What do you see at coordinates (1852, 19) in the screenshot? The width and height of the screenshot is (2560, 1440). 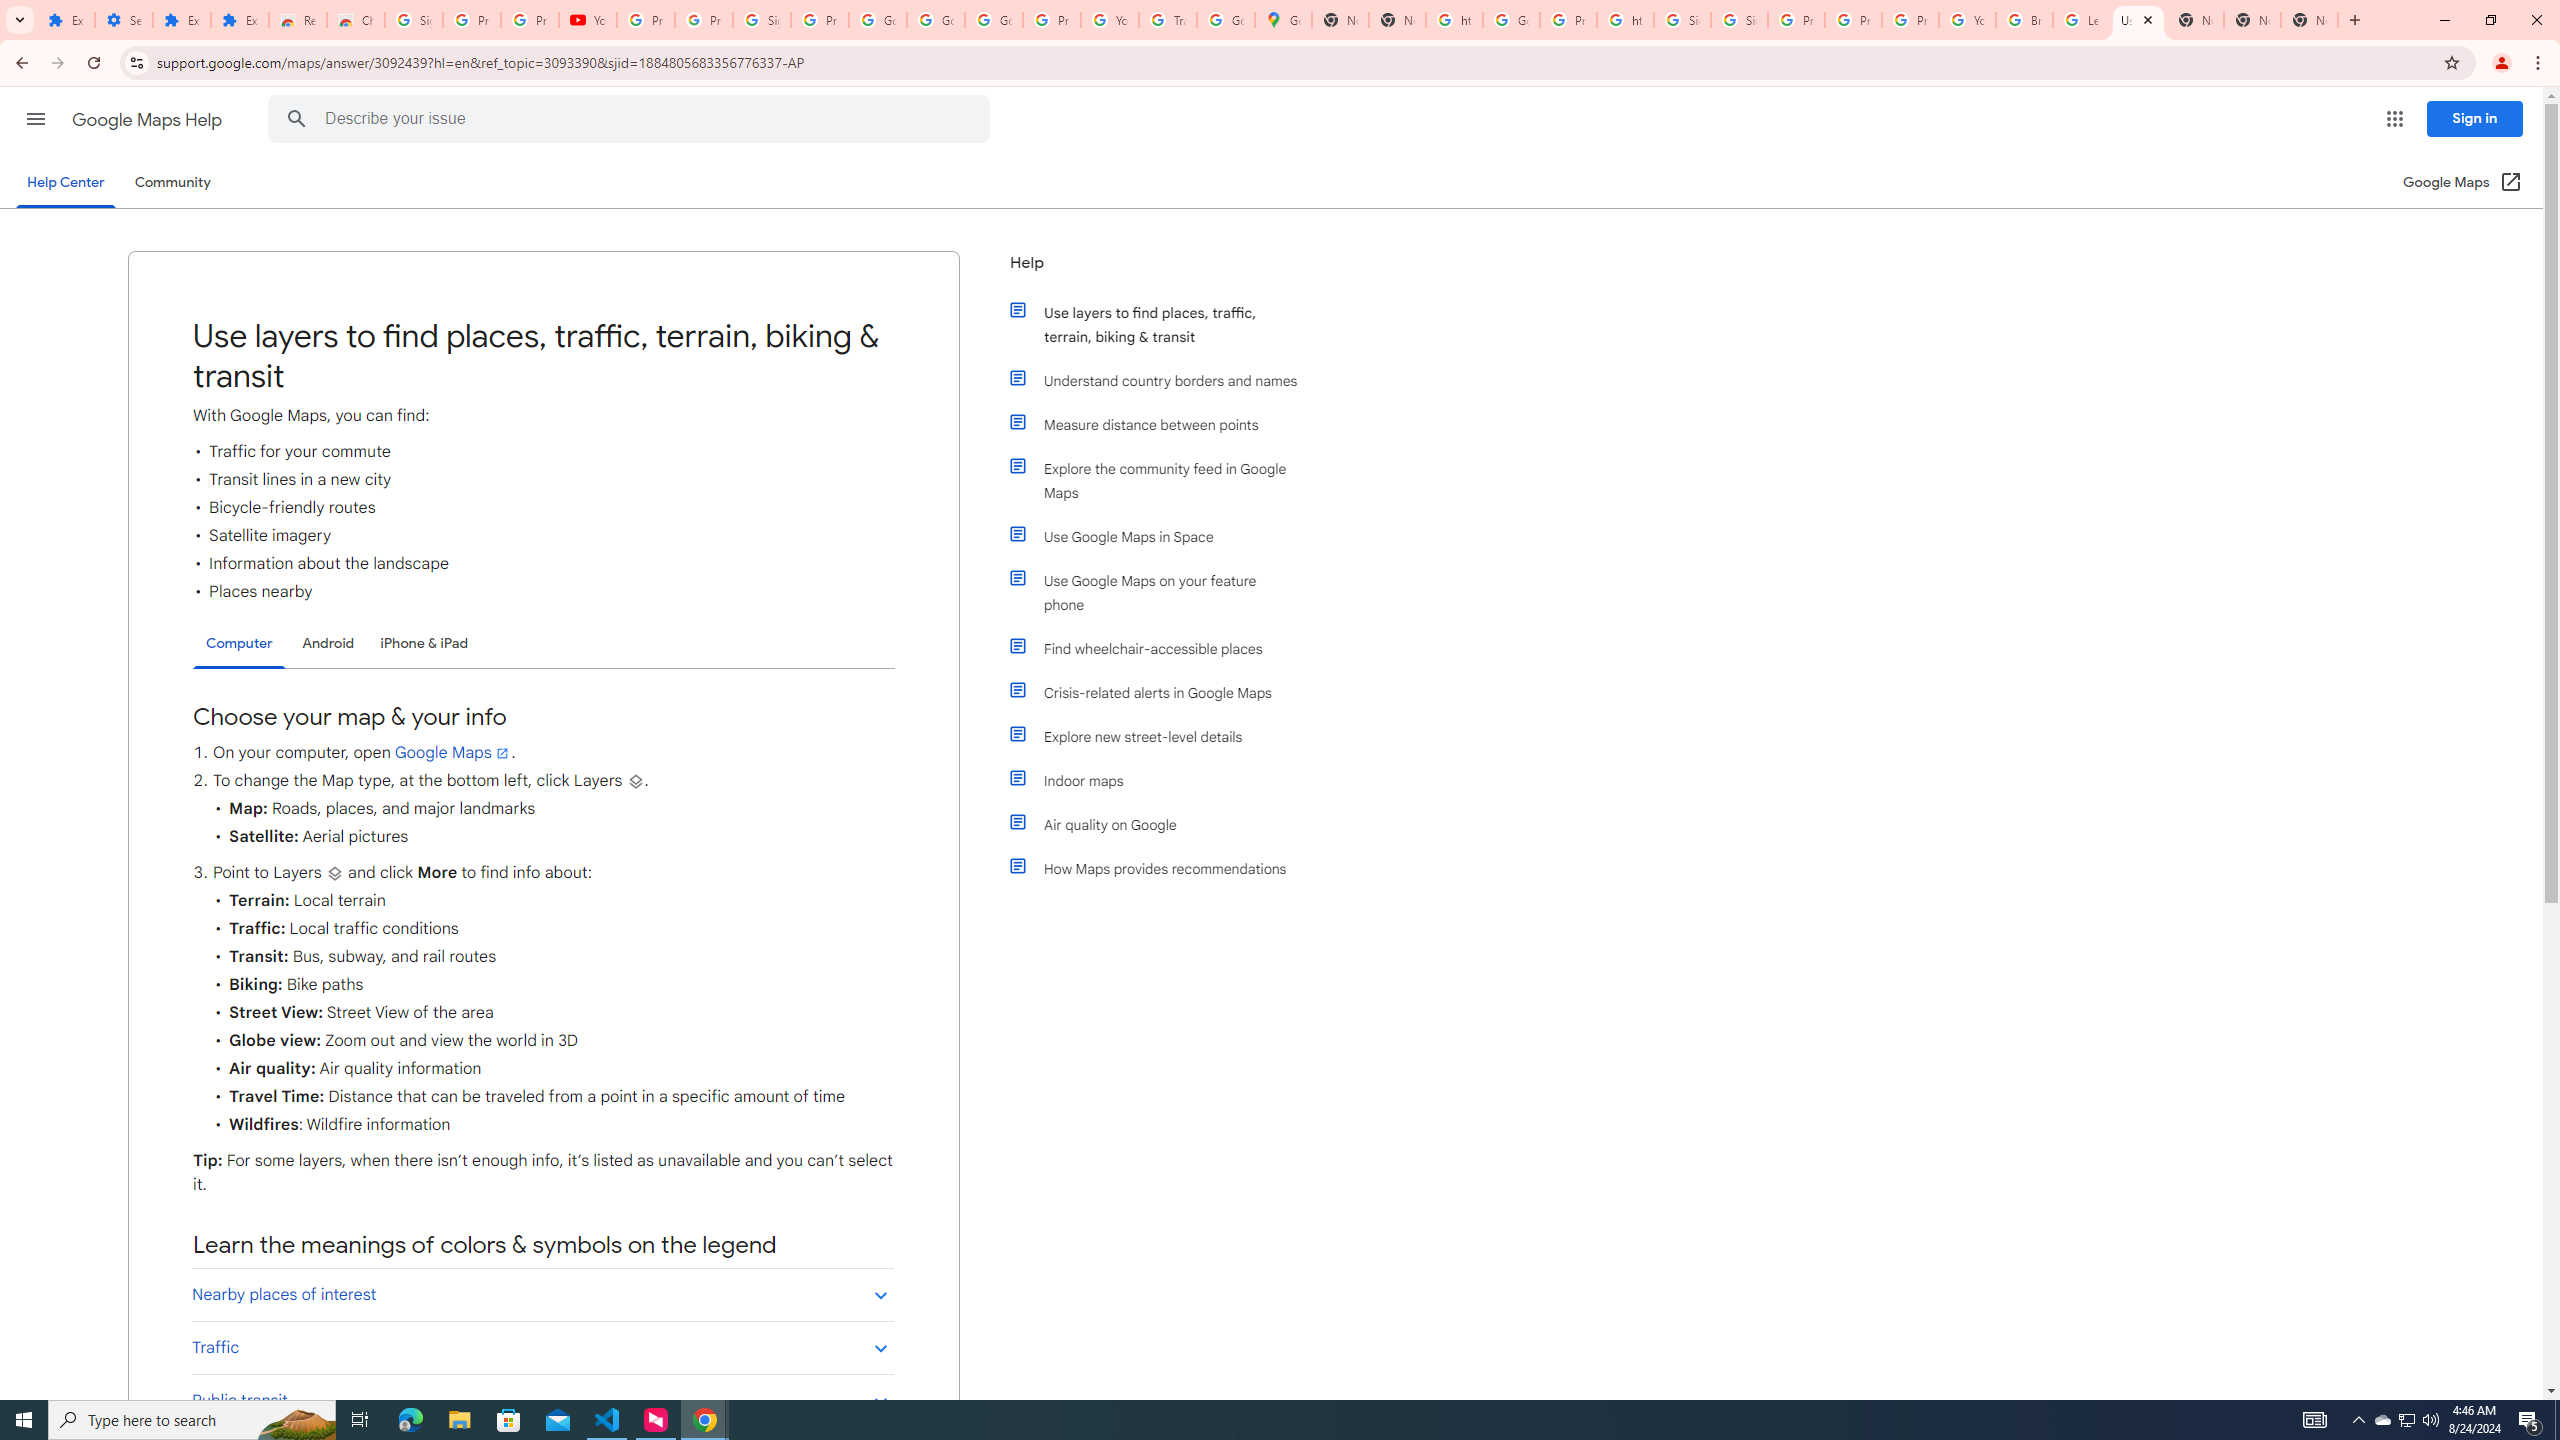 I see `'Privacy Help Center - Policies Help'` at bounding box center [1852, 19].